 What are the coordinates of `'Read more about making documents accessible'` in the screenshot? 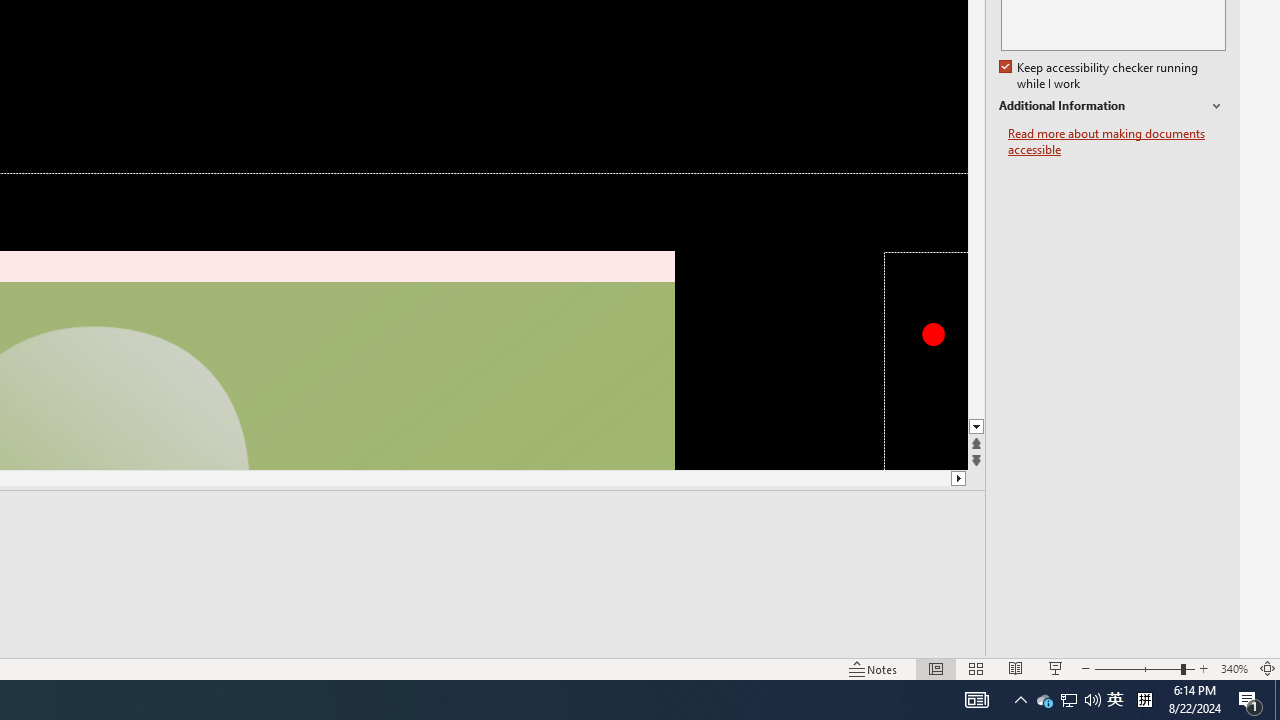 It's located at (1116, 141).